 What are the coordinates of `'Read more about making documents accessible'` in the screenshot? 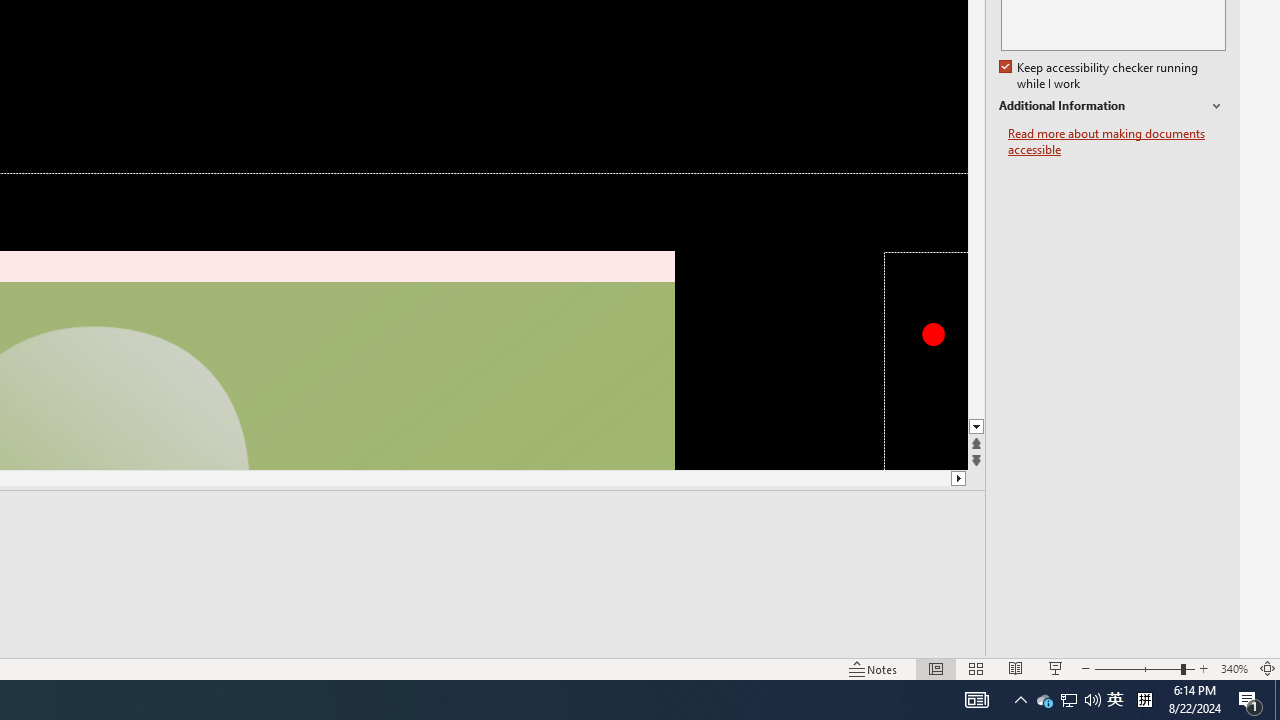 It's located at (1116, 141).